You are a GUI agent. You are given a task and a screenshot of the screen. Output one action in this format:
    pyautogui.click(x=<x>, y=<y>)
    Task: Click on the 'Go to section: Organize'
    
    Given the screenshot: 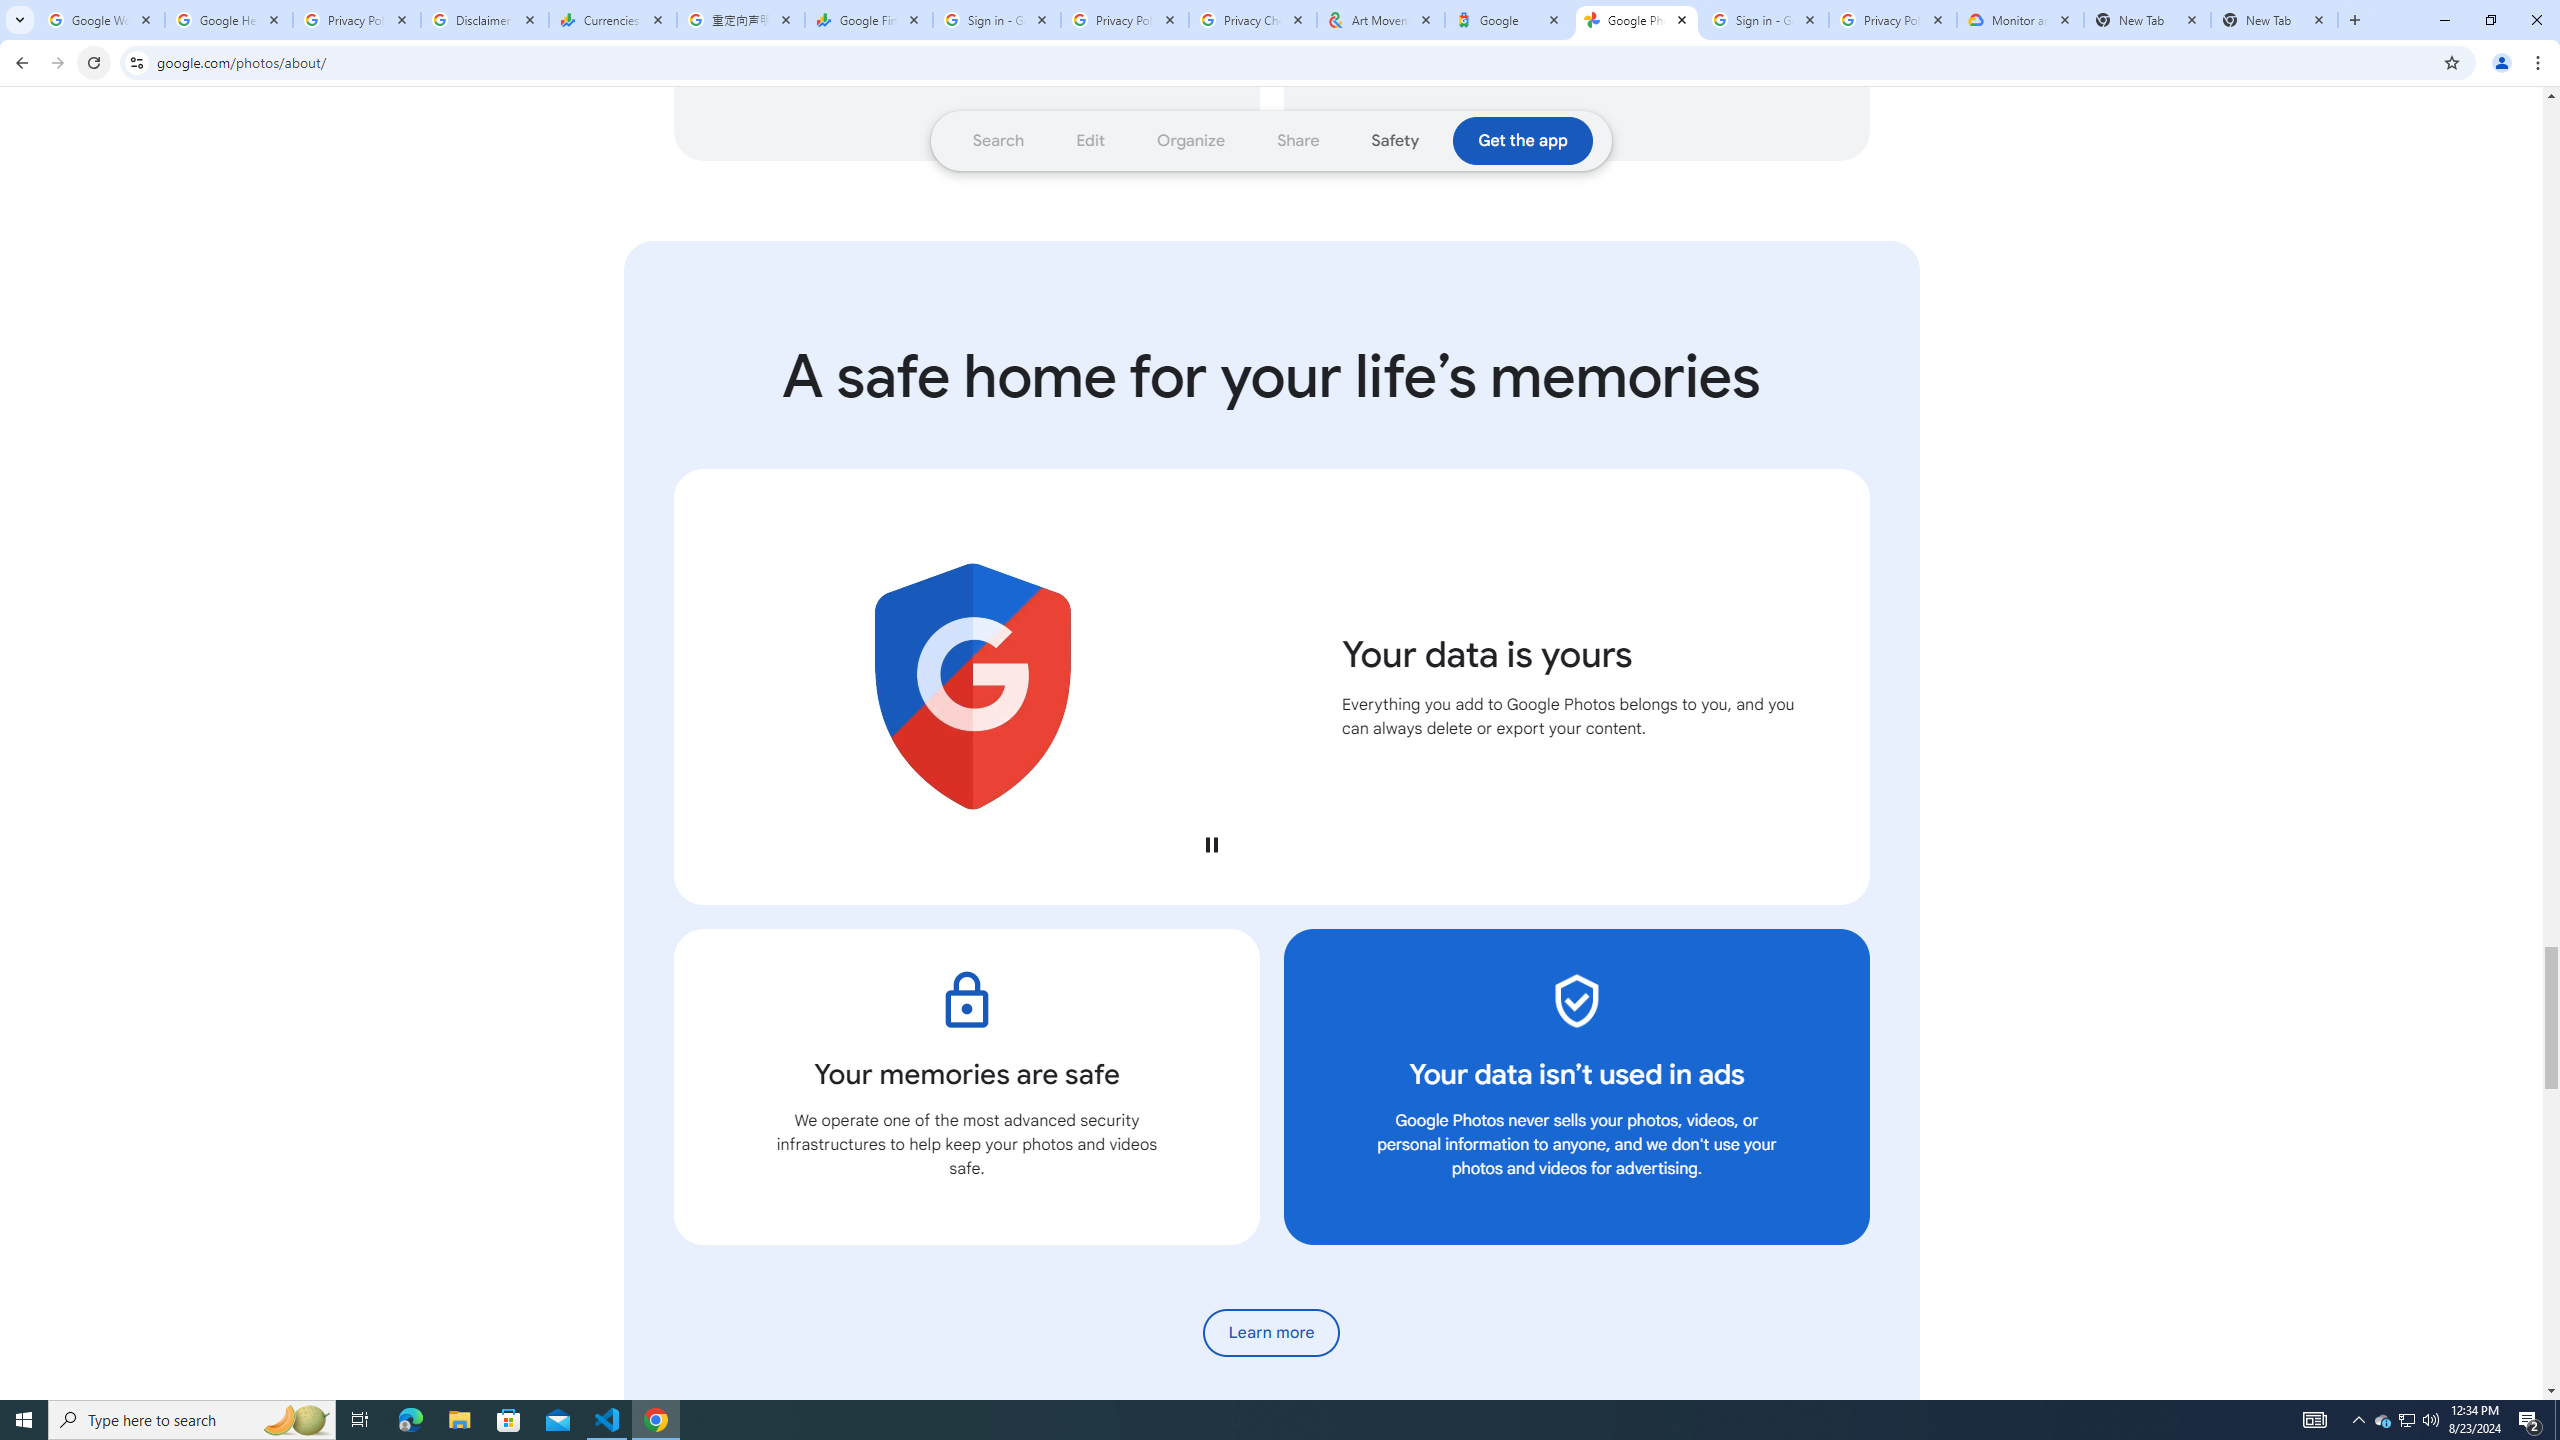 What is the action you would take?
    pyautogui.click(x=1190, y=141)
    